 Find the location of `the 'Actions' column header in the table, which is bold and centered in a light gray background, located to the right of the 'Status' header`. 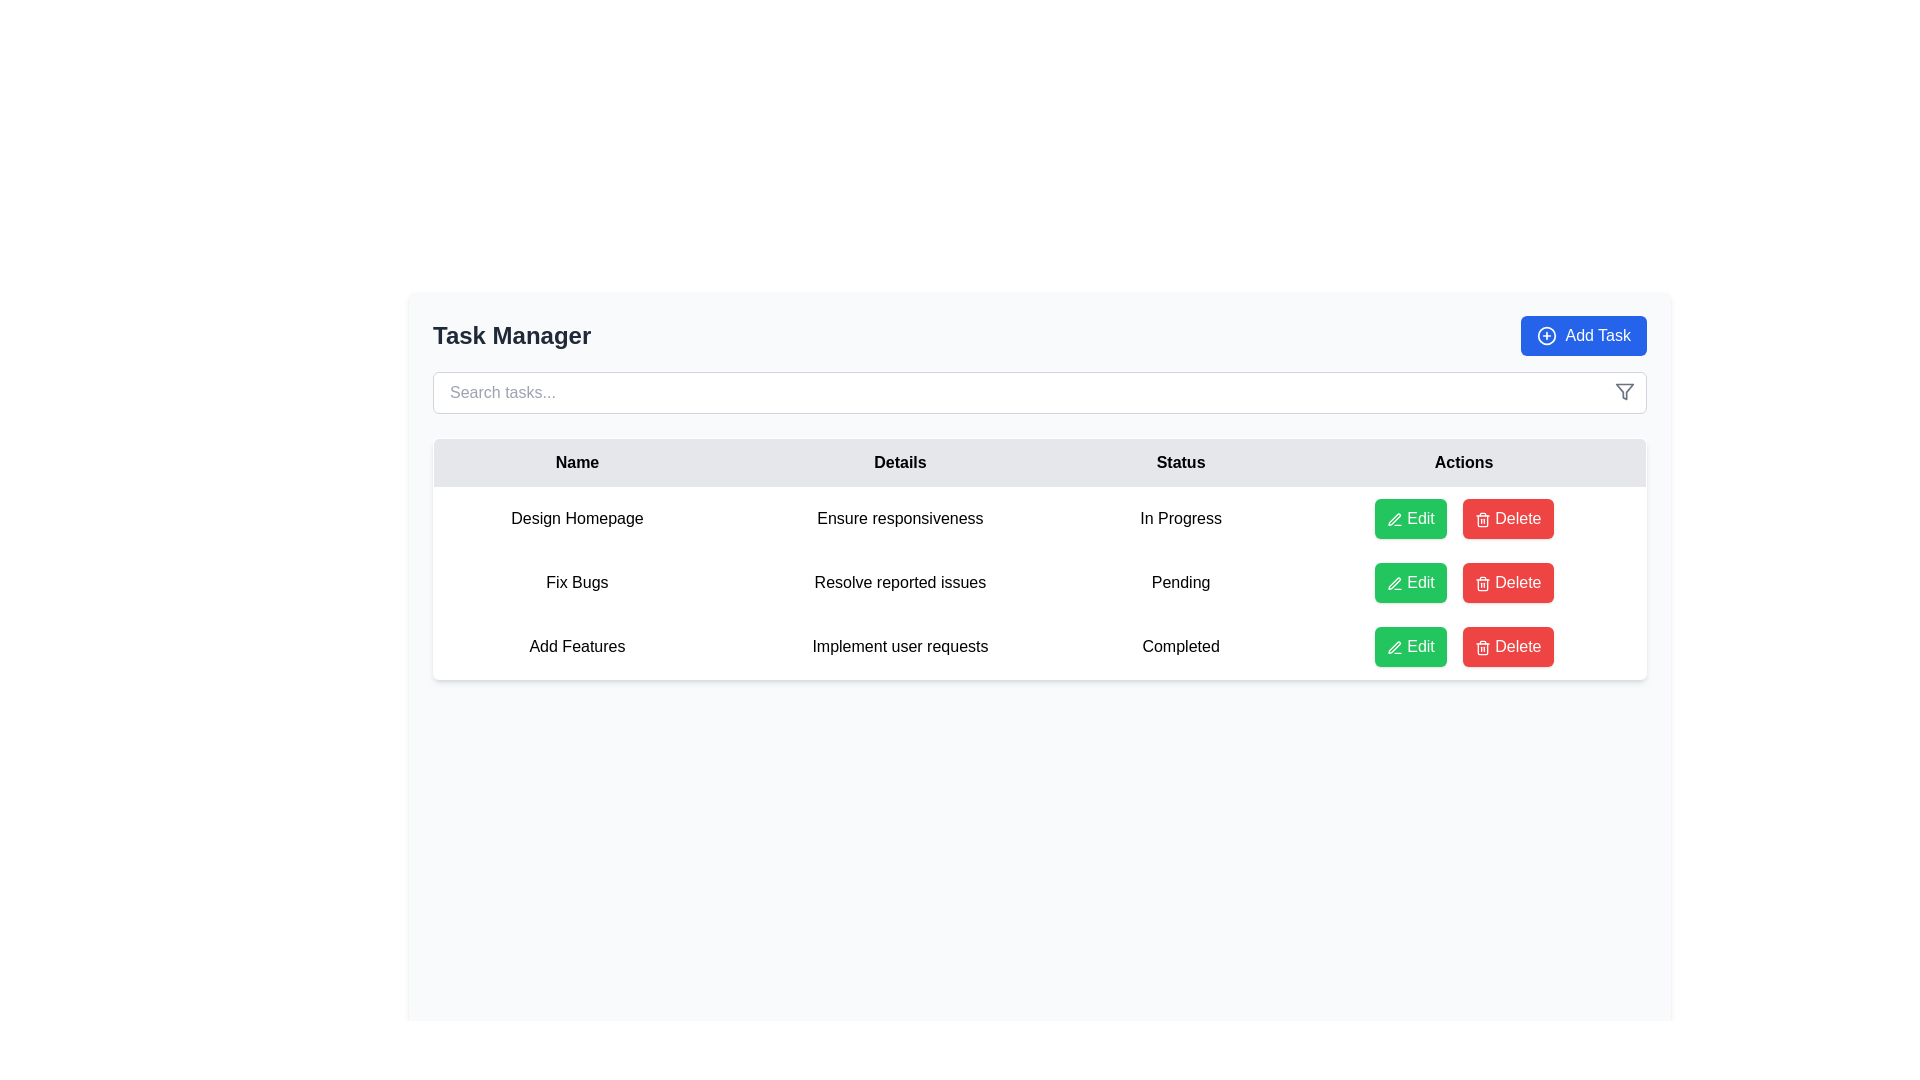

the 'Actions' column header in the table, which is bold and centered in a light gray background, located to the right of the 'Status' header is located at coordinates (1464, 462).